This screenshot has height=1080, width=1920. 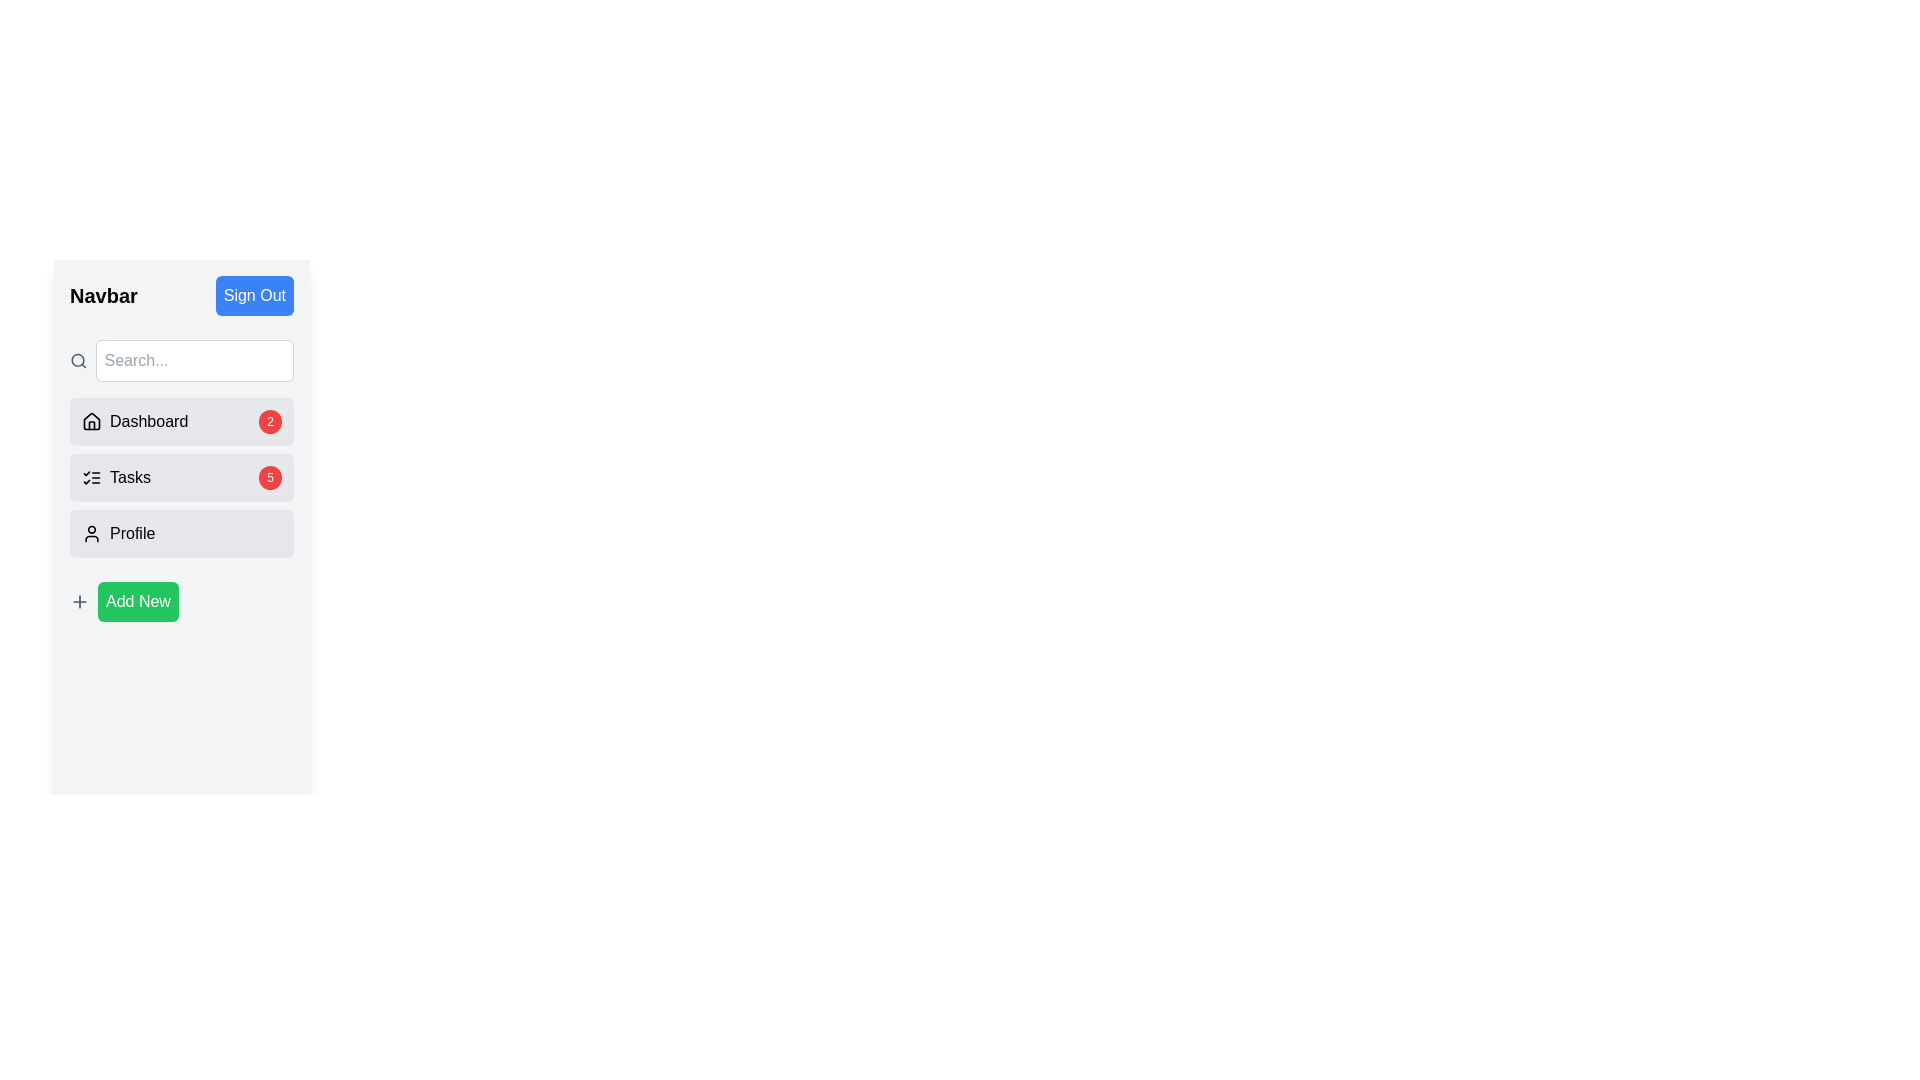 I want to click on the button located at the bottom of the vertical navigation panel, so click(x=182, y=600).